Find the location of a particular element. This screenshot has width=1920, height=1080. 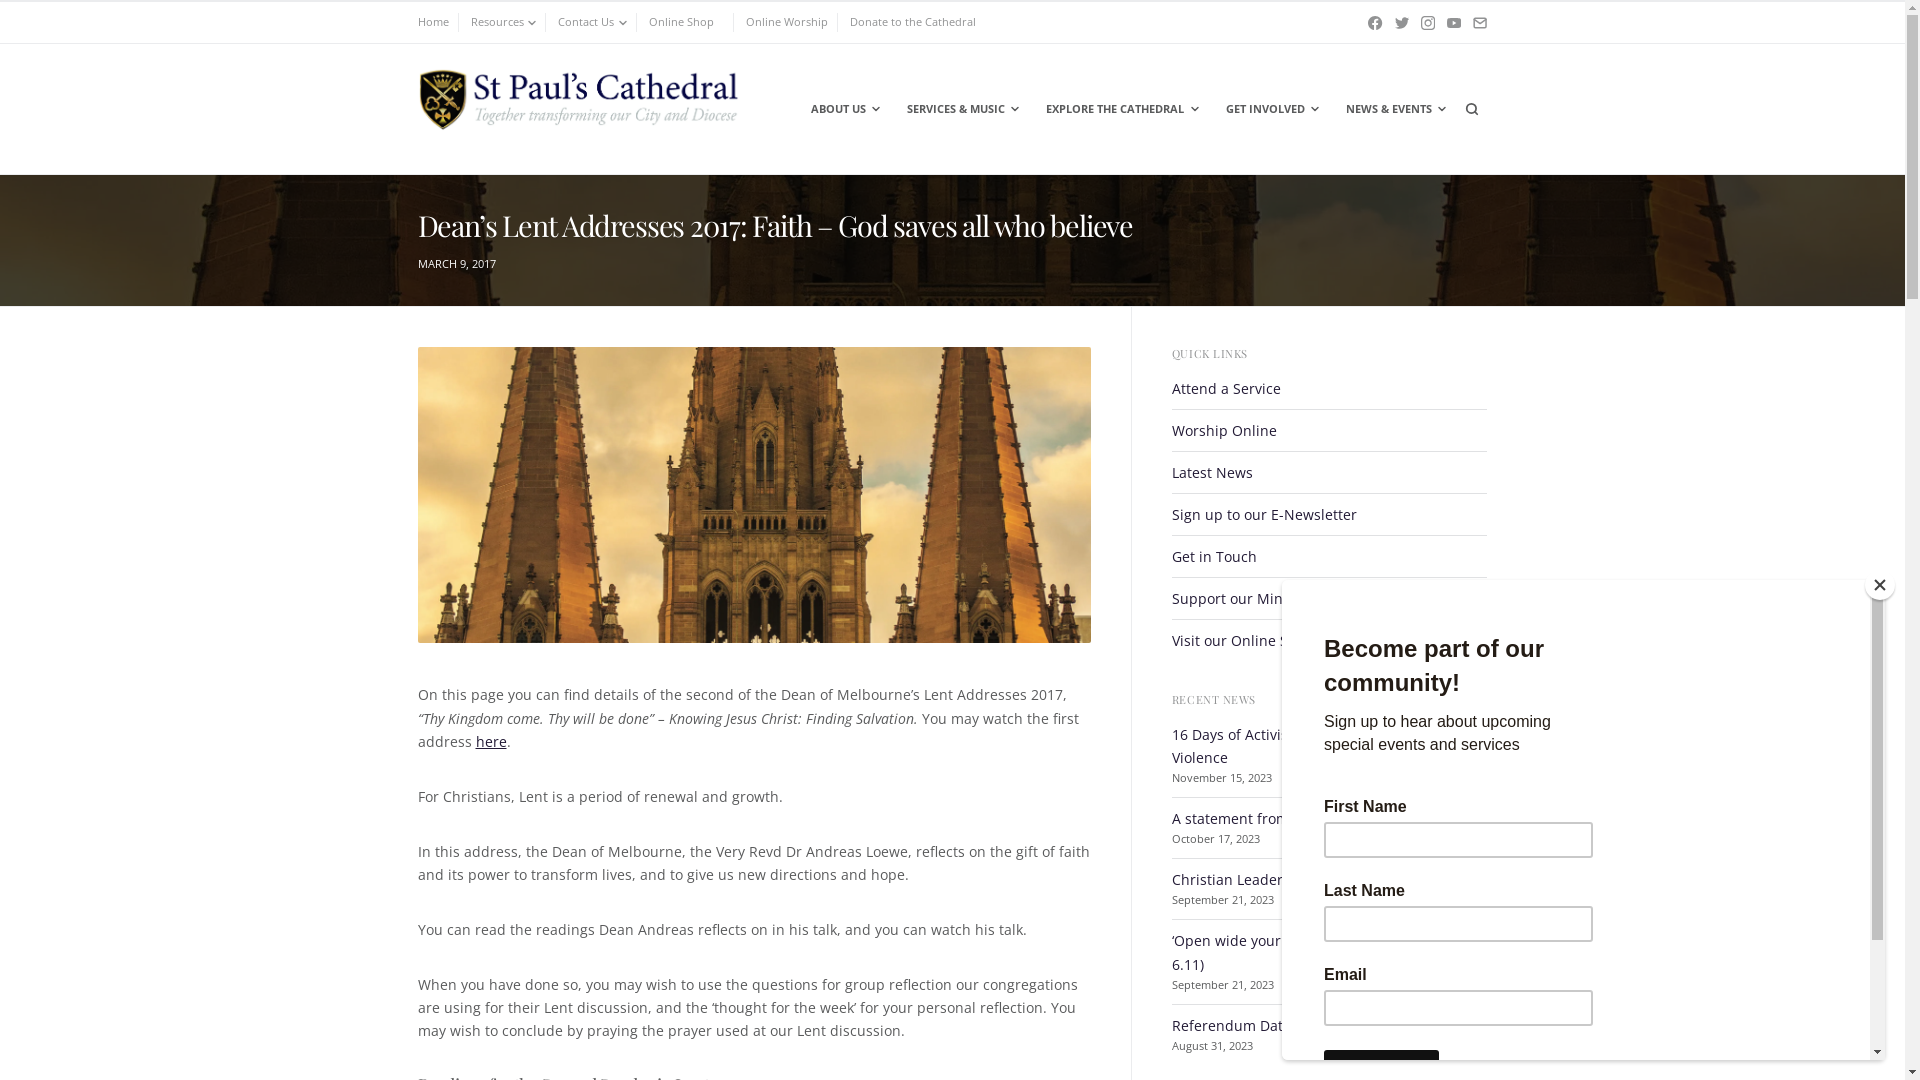

'Contact Us' is located at coordinates (591, 22).